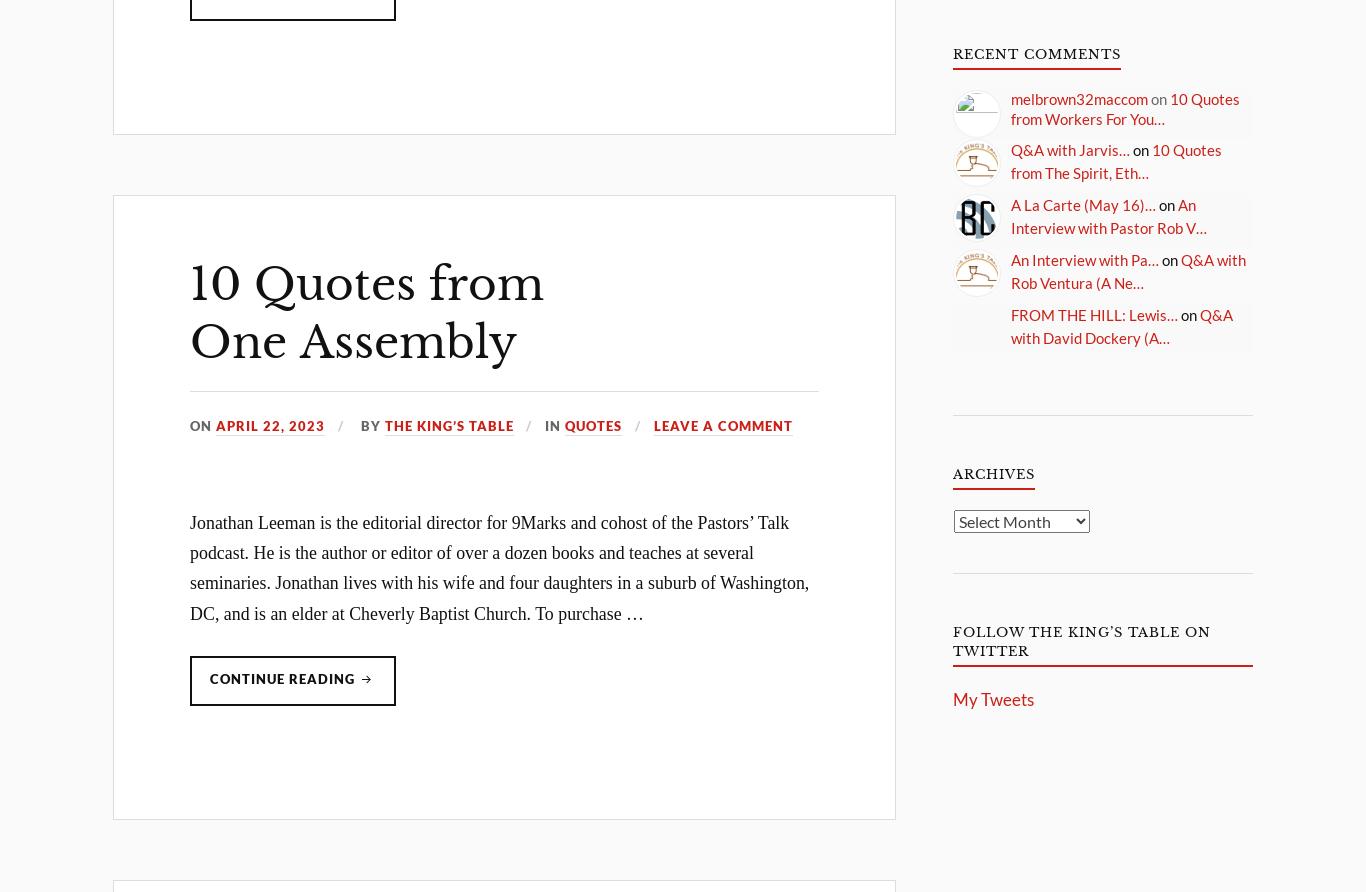 The height and width of the screenshot is (892, 1366). I want to click on 'Q&A with Jarvis…', so click(1069, 149).